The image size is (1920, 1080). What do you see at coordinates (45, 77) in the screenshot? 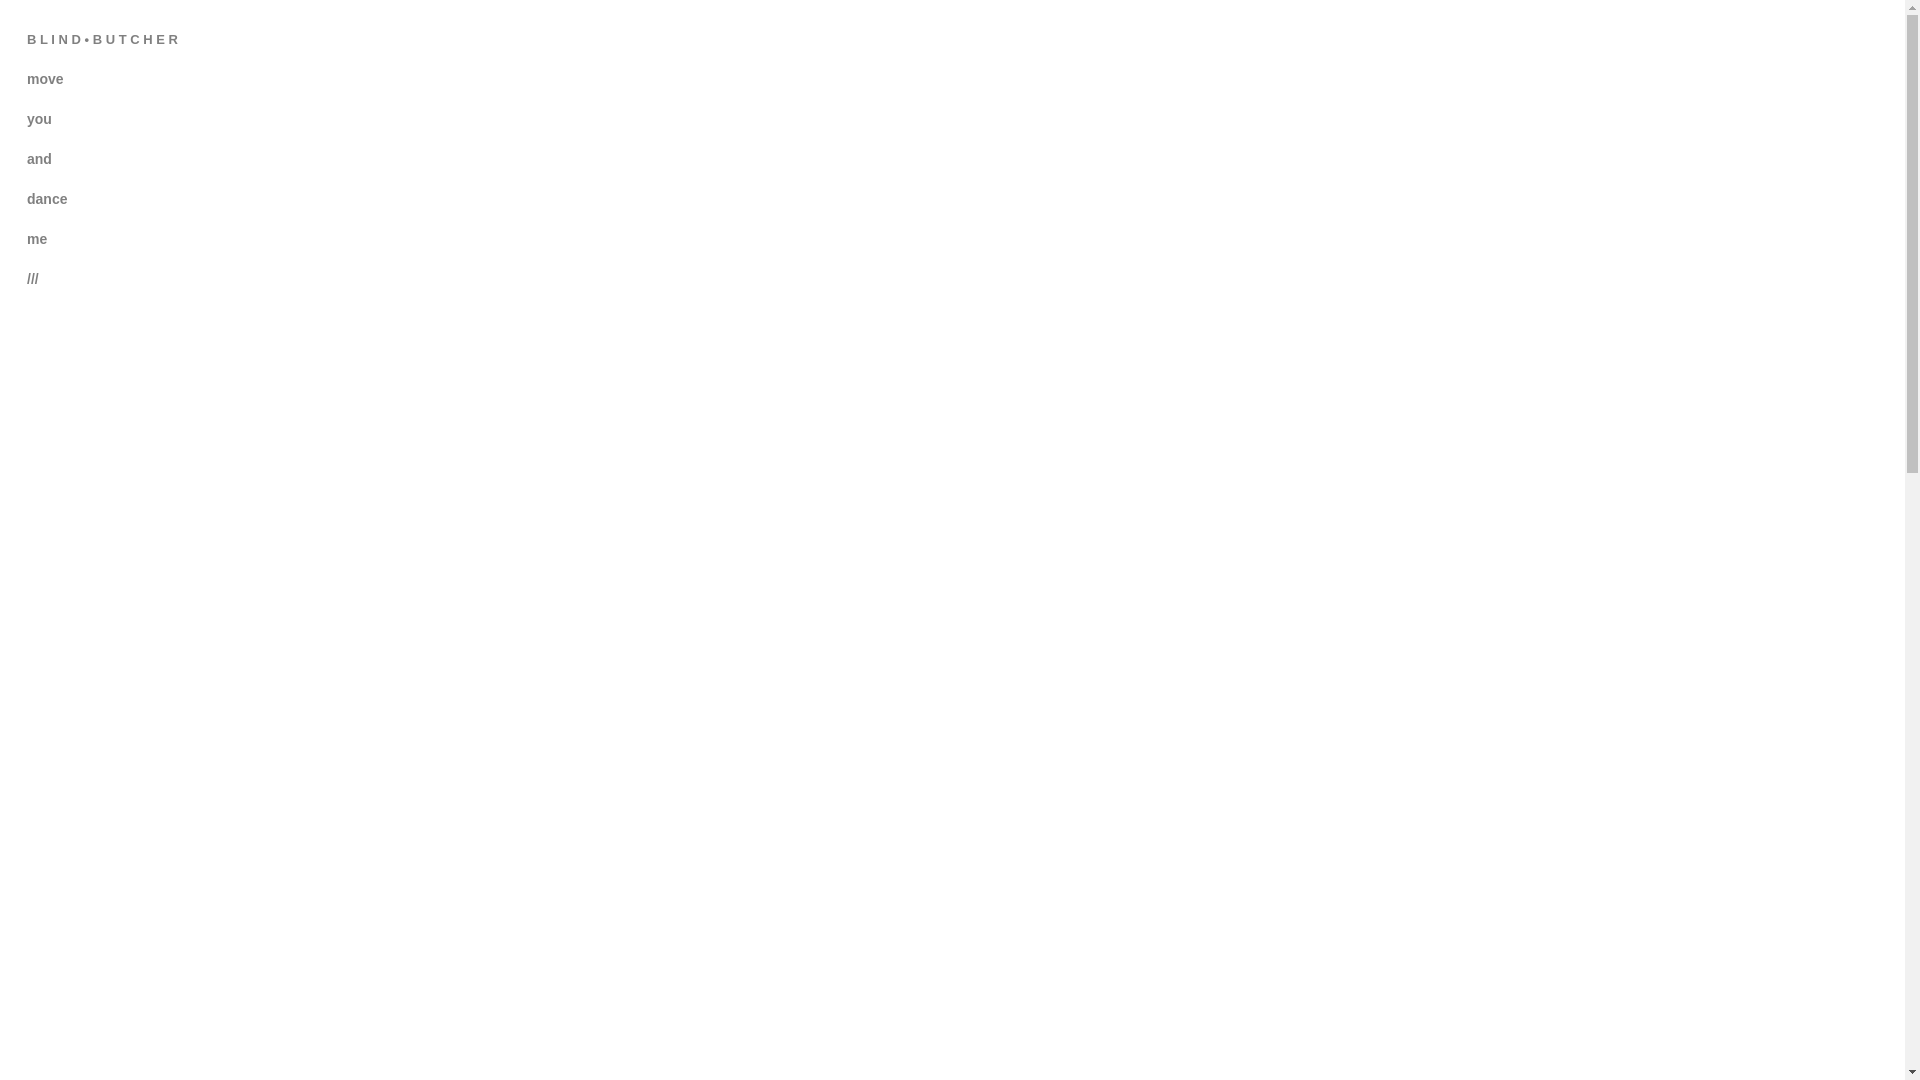
I see `'move'` at bounding box center [45, 77].